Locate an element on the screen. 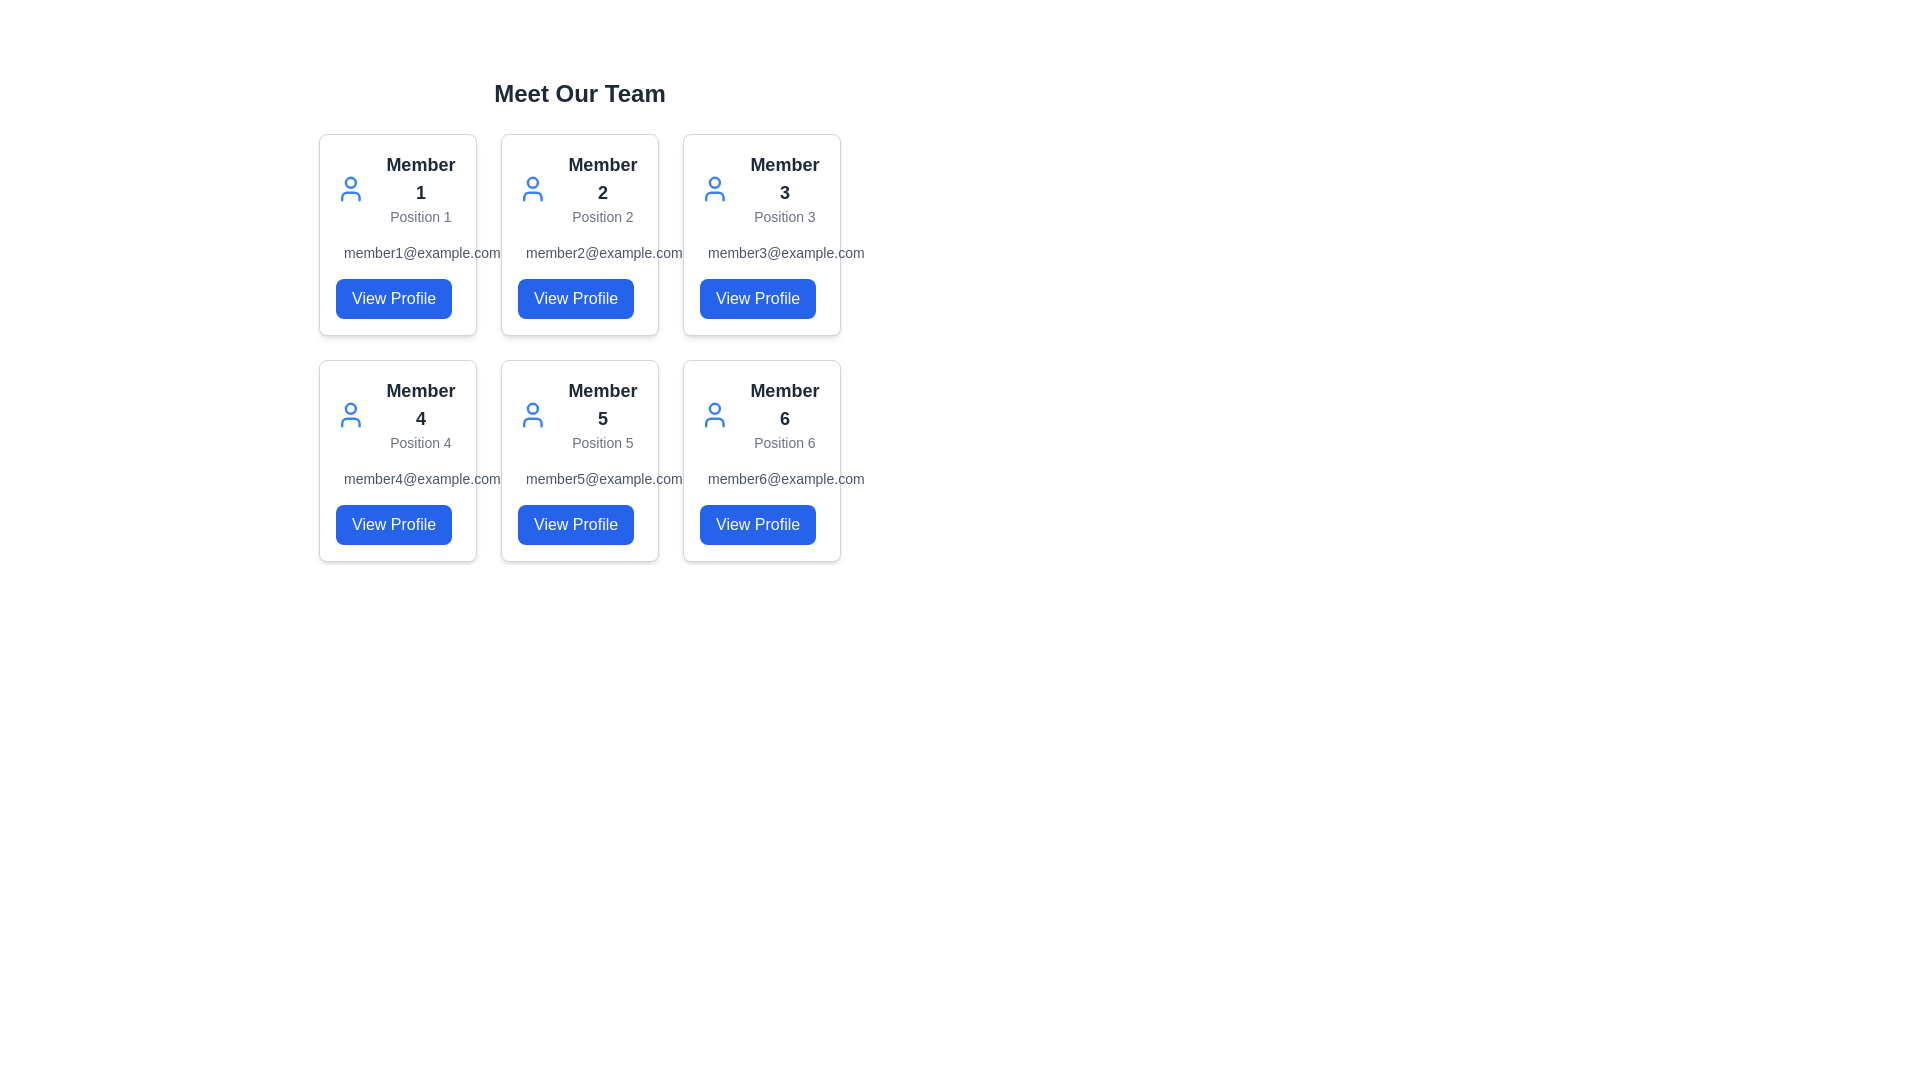 The width and height of the screenshot is (1920, 1080). the heading/text label identifying 'Member 3' is located at coordinates (783, 177).